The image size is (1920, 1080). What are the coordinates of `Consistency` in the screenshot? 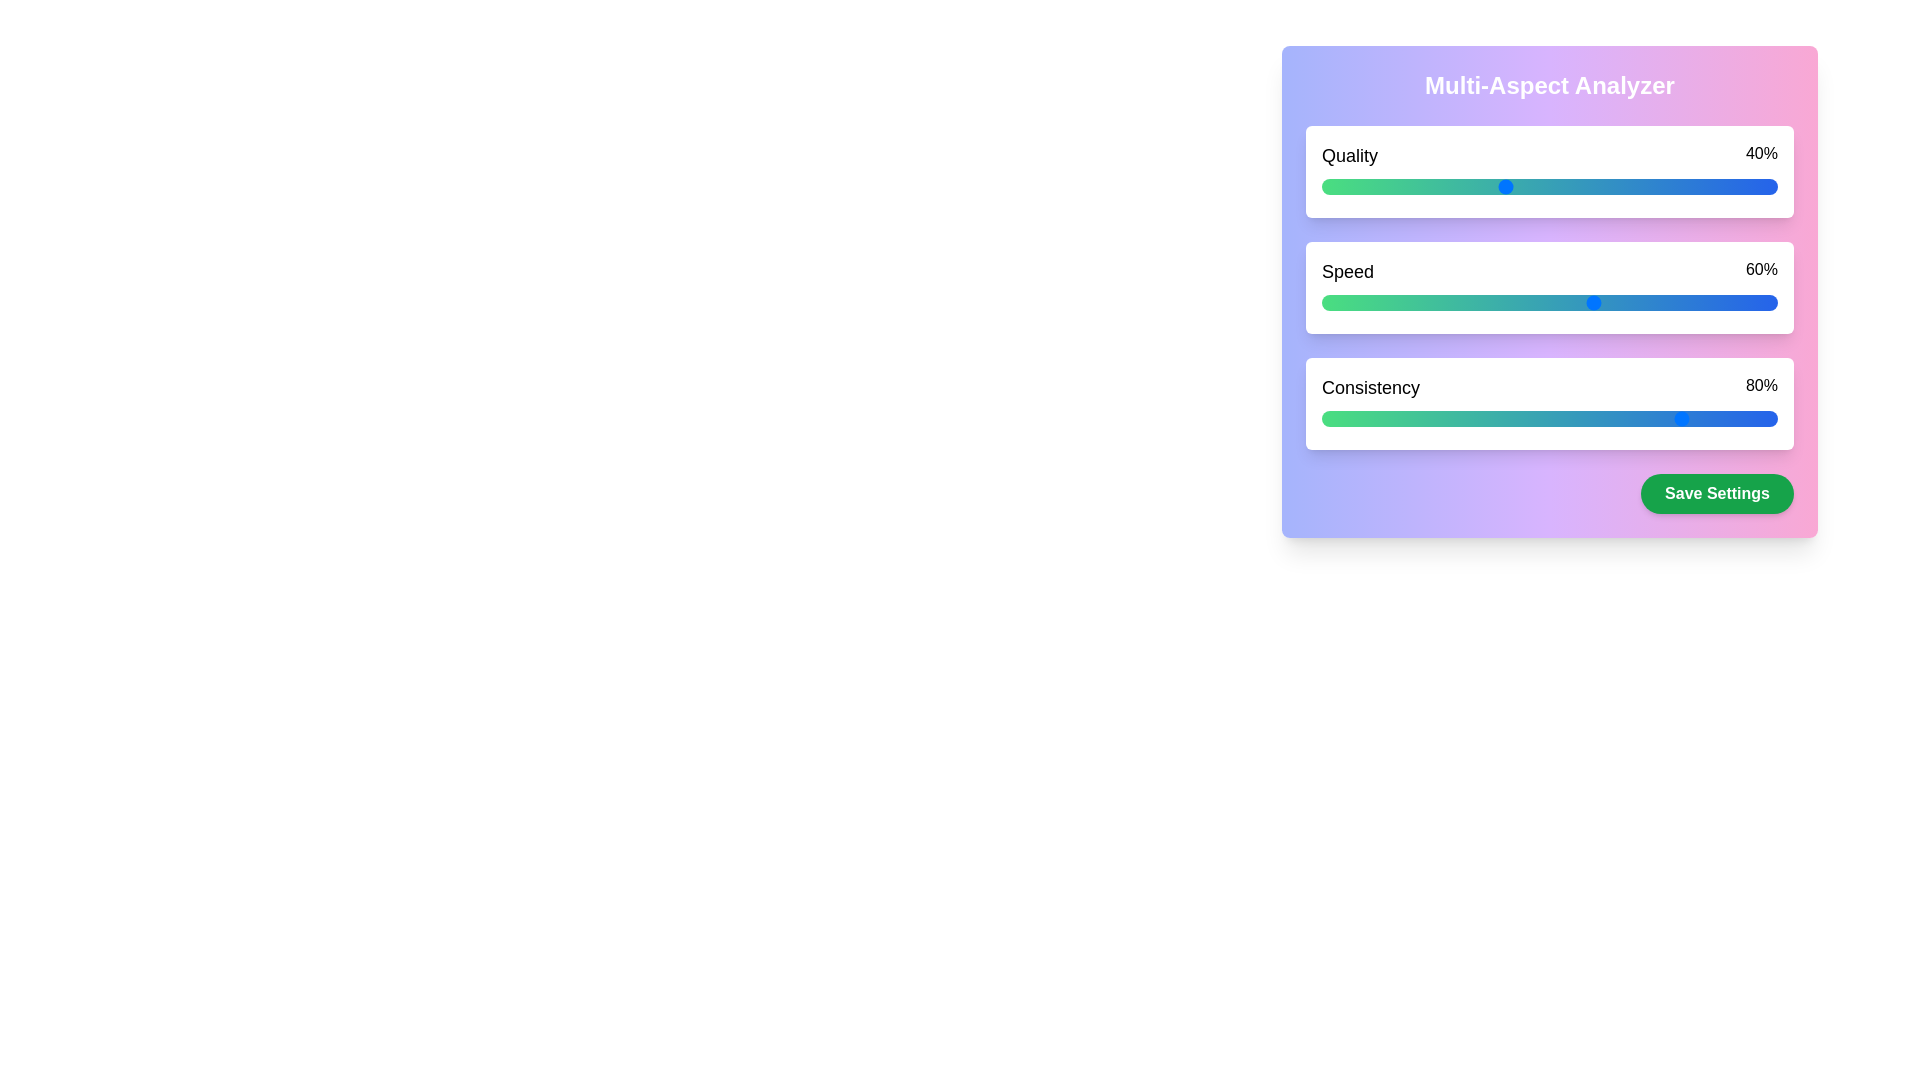 It's located at (1380, 418).